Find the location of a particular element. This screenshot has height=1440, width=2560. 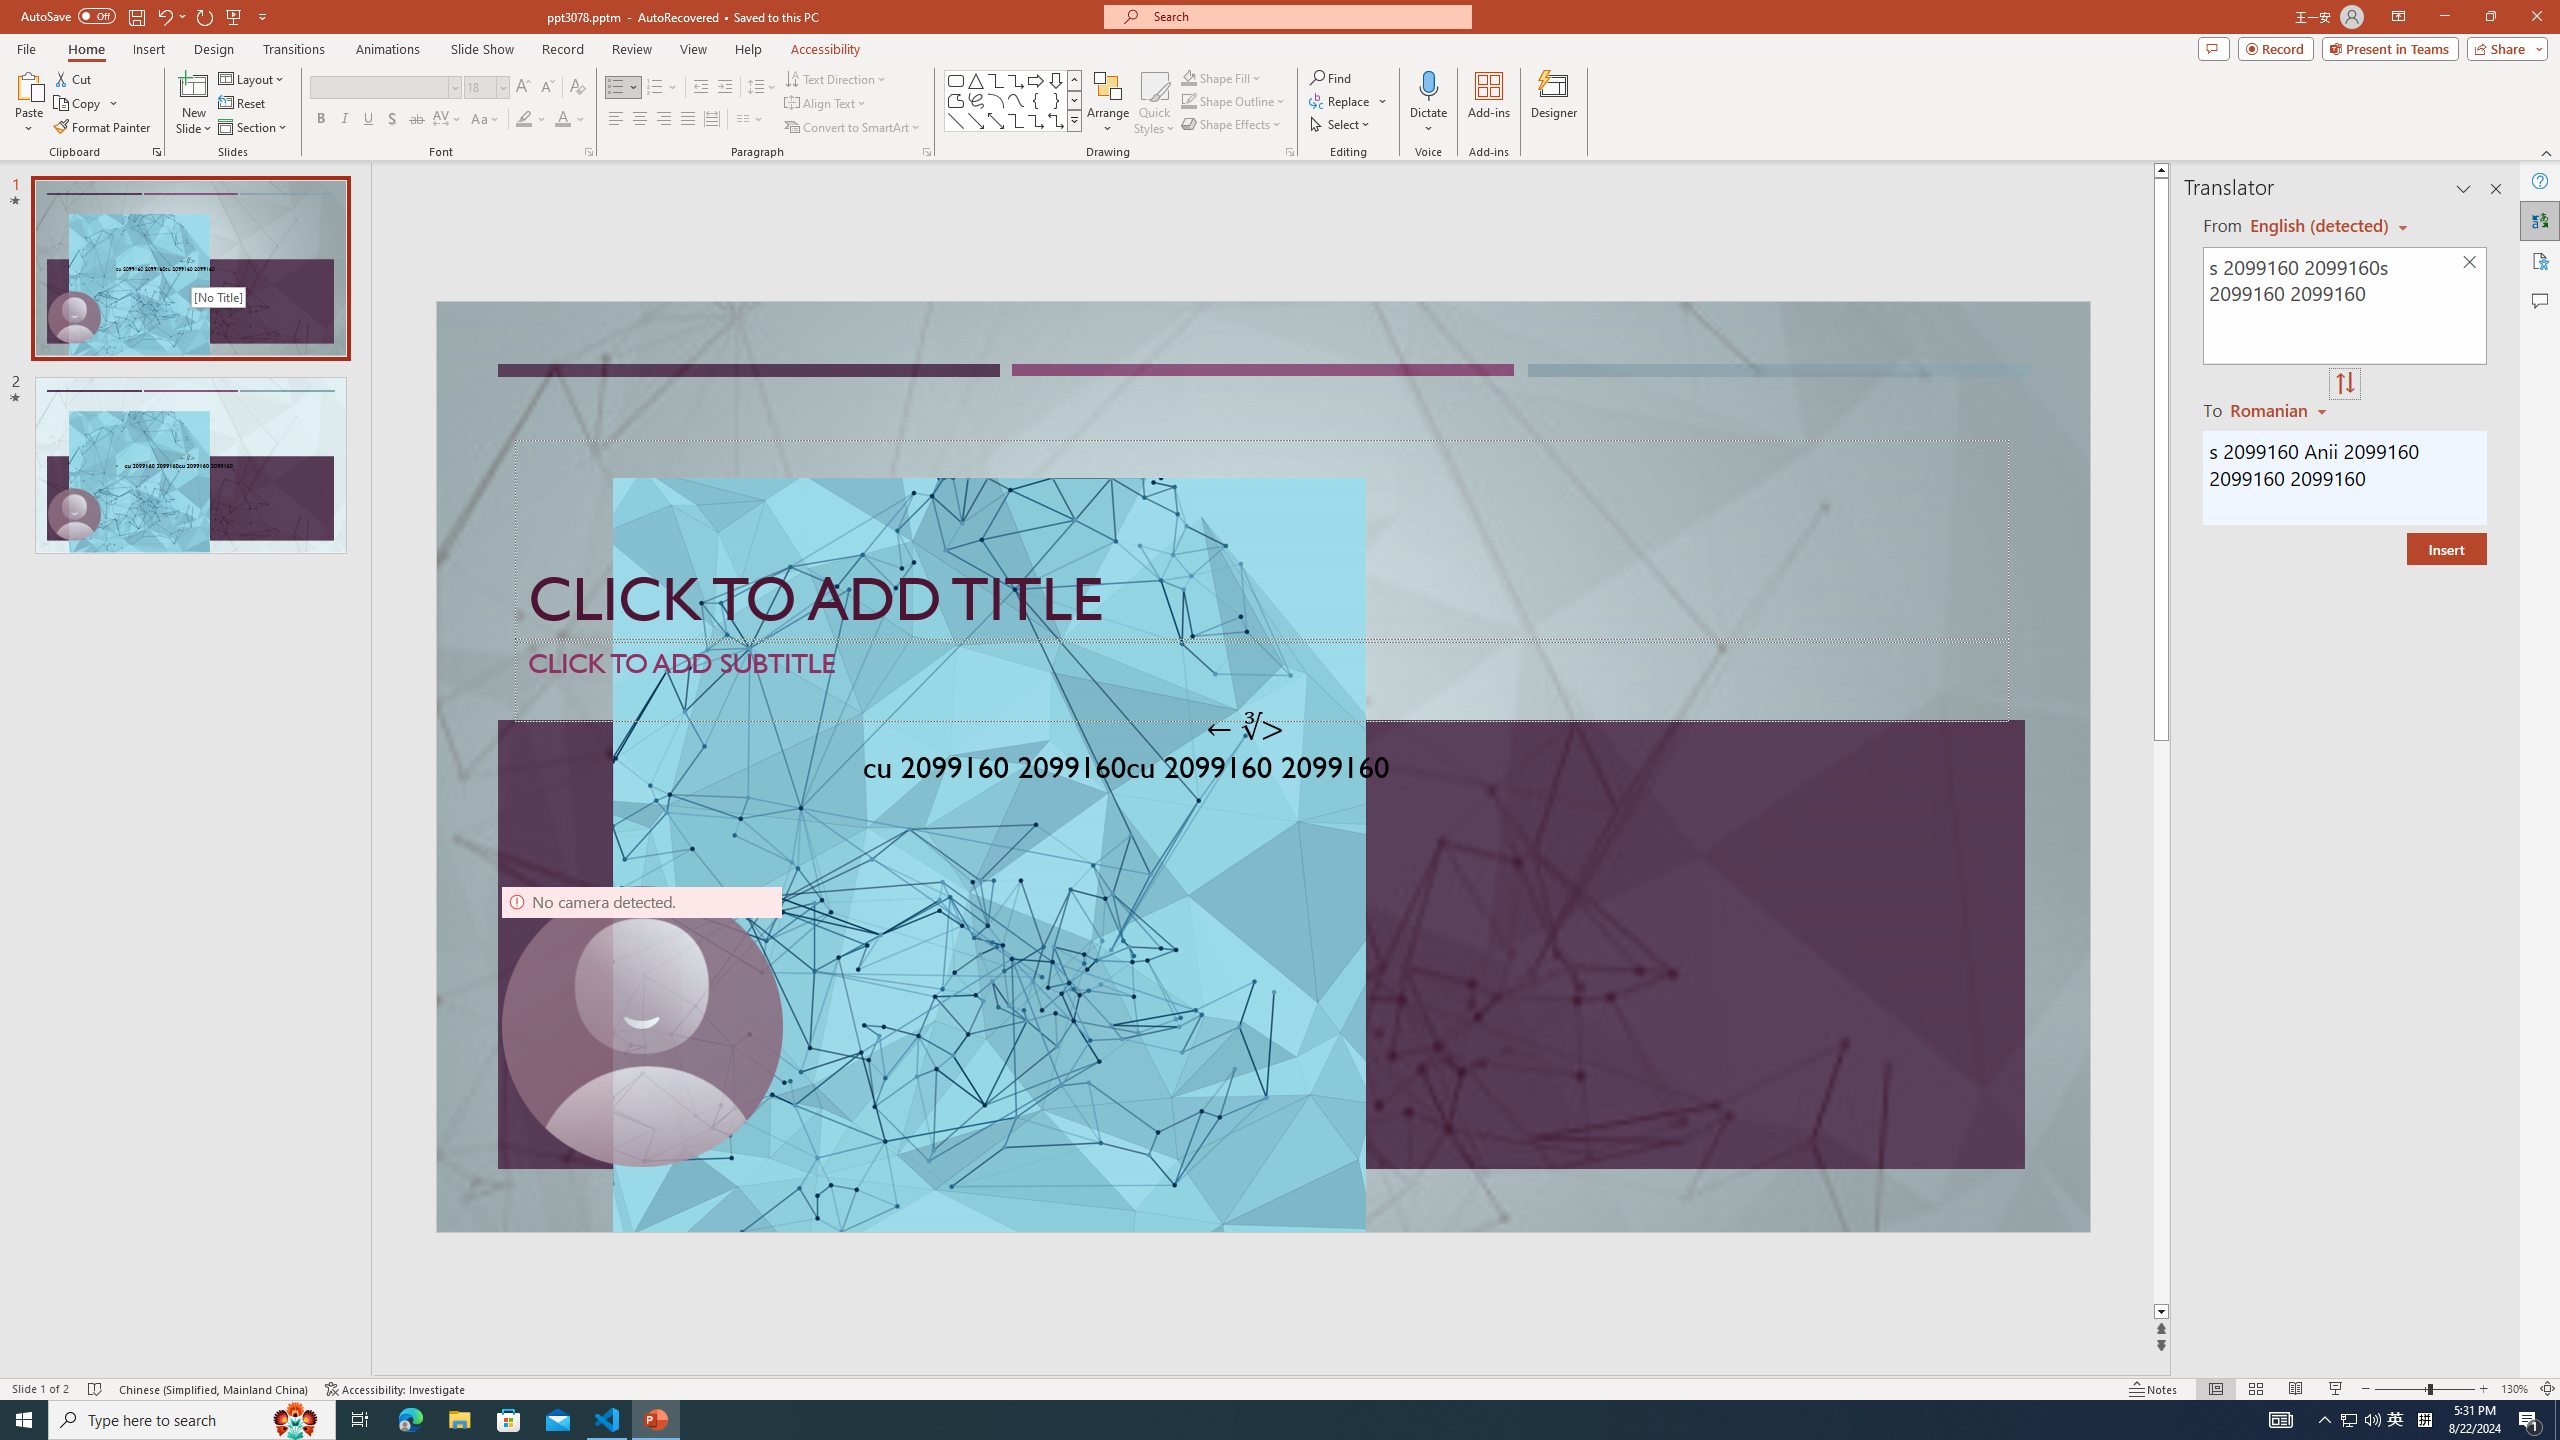

'An abstract genetic concept' is located at coordinates (1263, 766).